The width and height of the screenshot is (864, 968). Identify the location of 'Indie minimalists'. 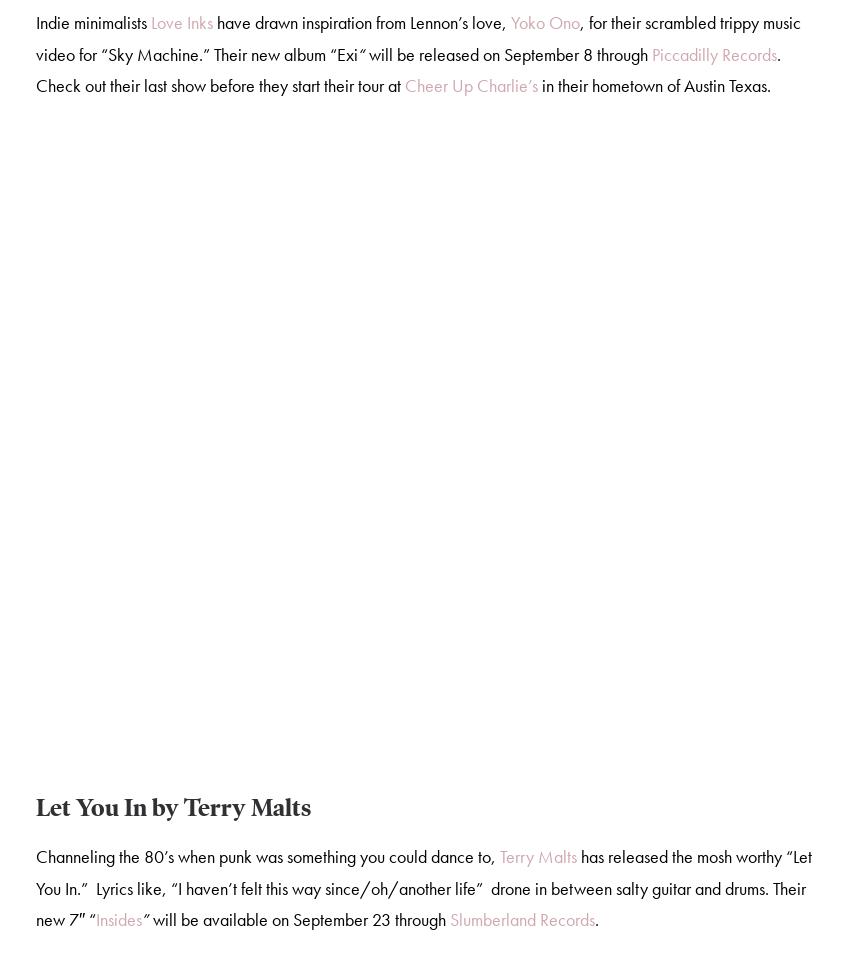
(91, 25).